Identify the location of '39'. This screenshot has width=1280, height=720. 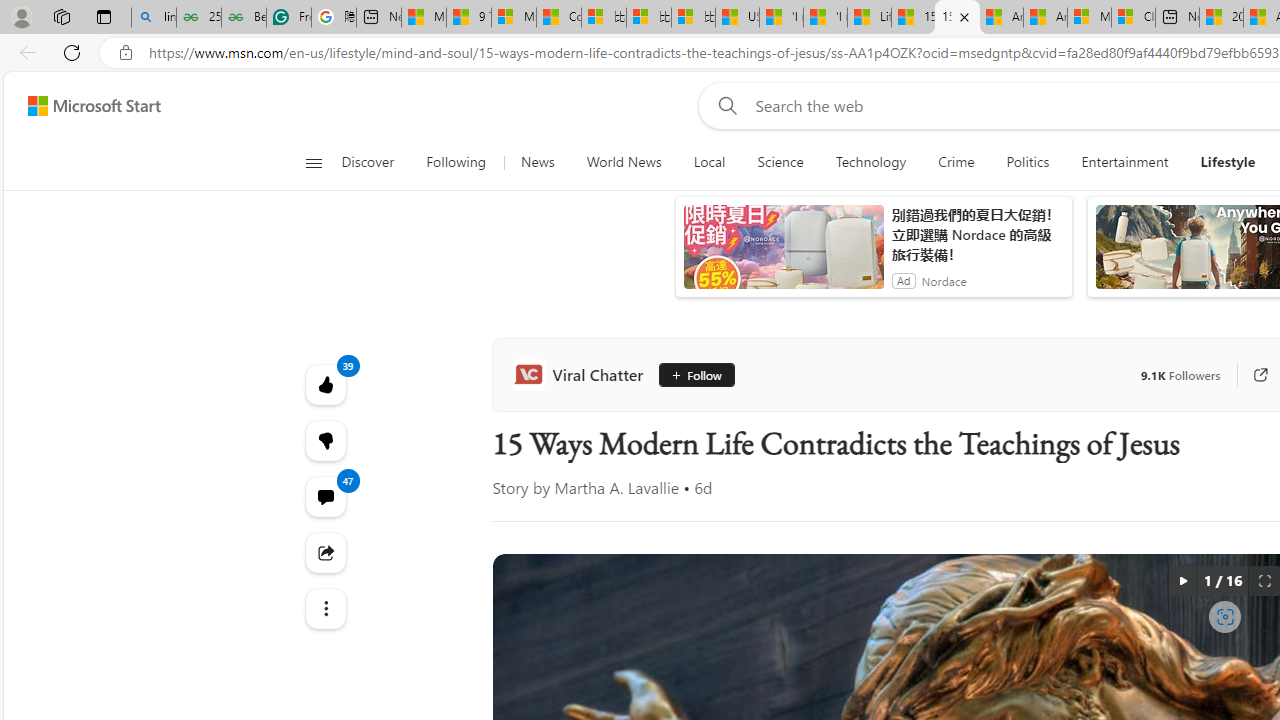
(325, 440).